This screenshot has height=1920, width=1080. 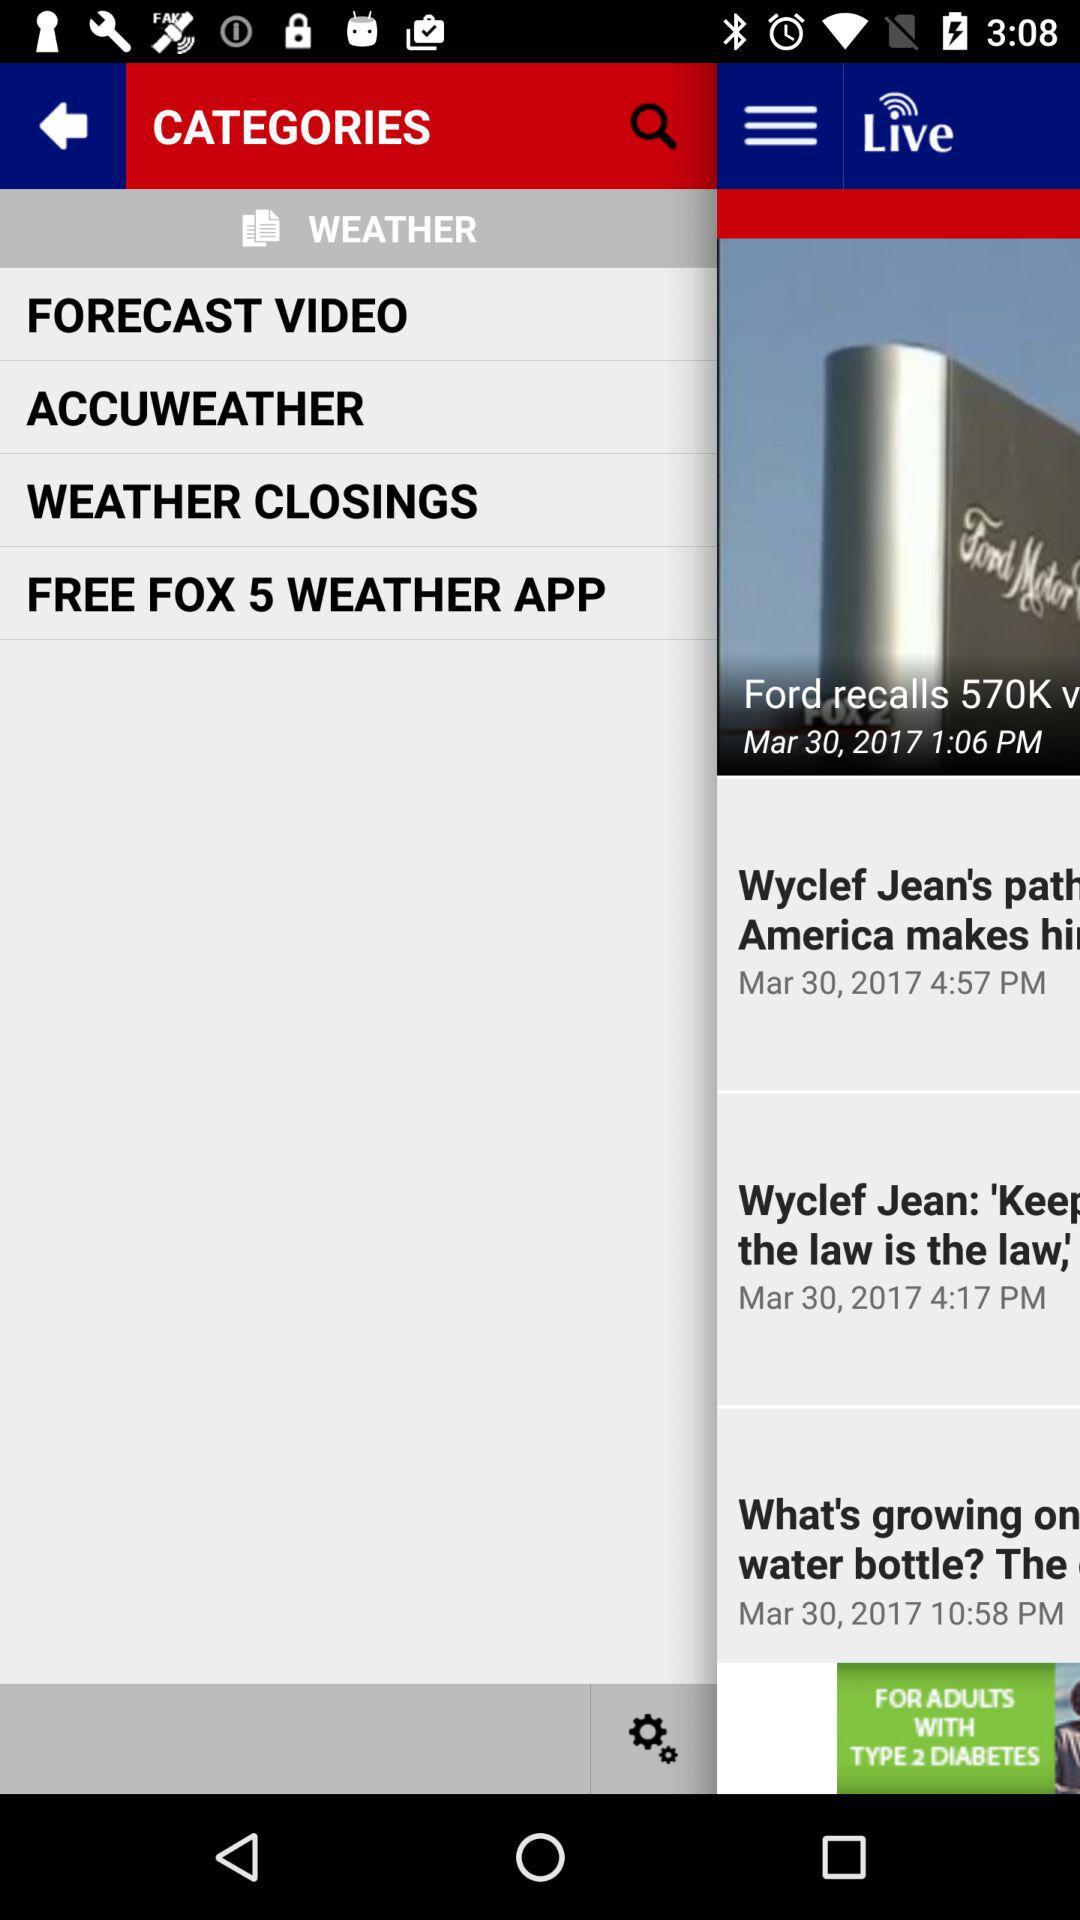 I want to click on check app settings, so click(x=654, y=1737).